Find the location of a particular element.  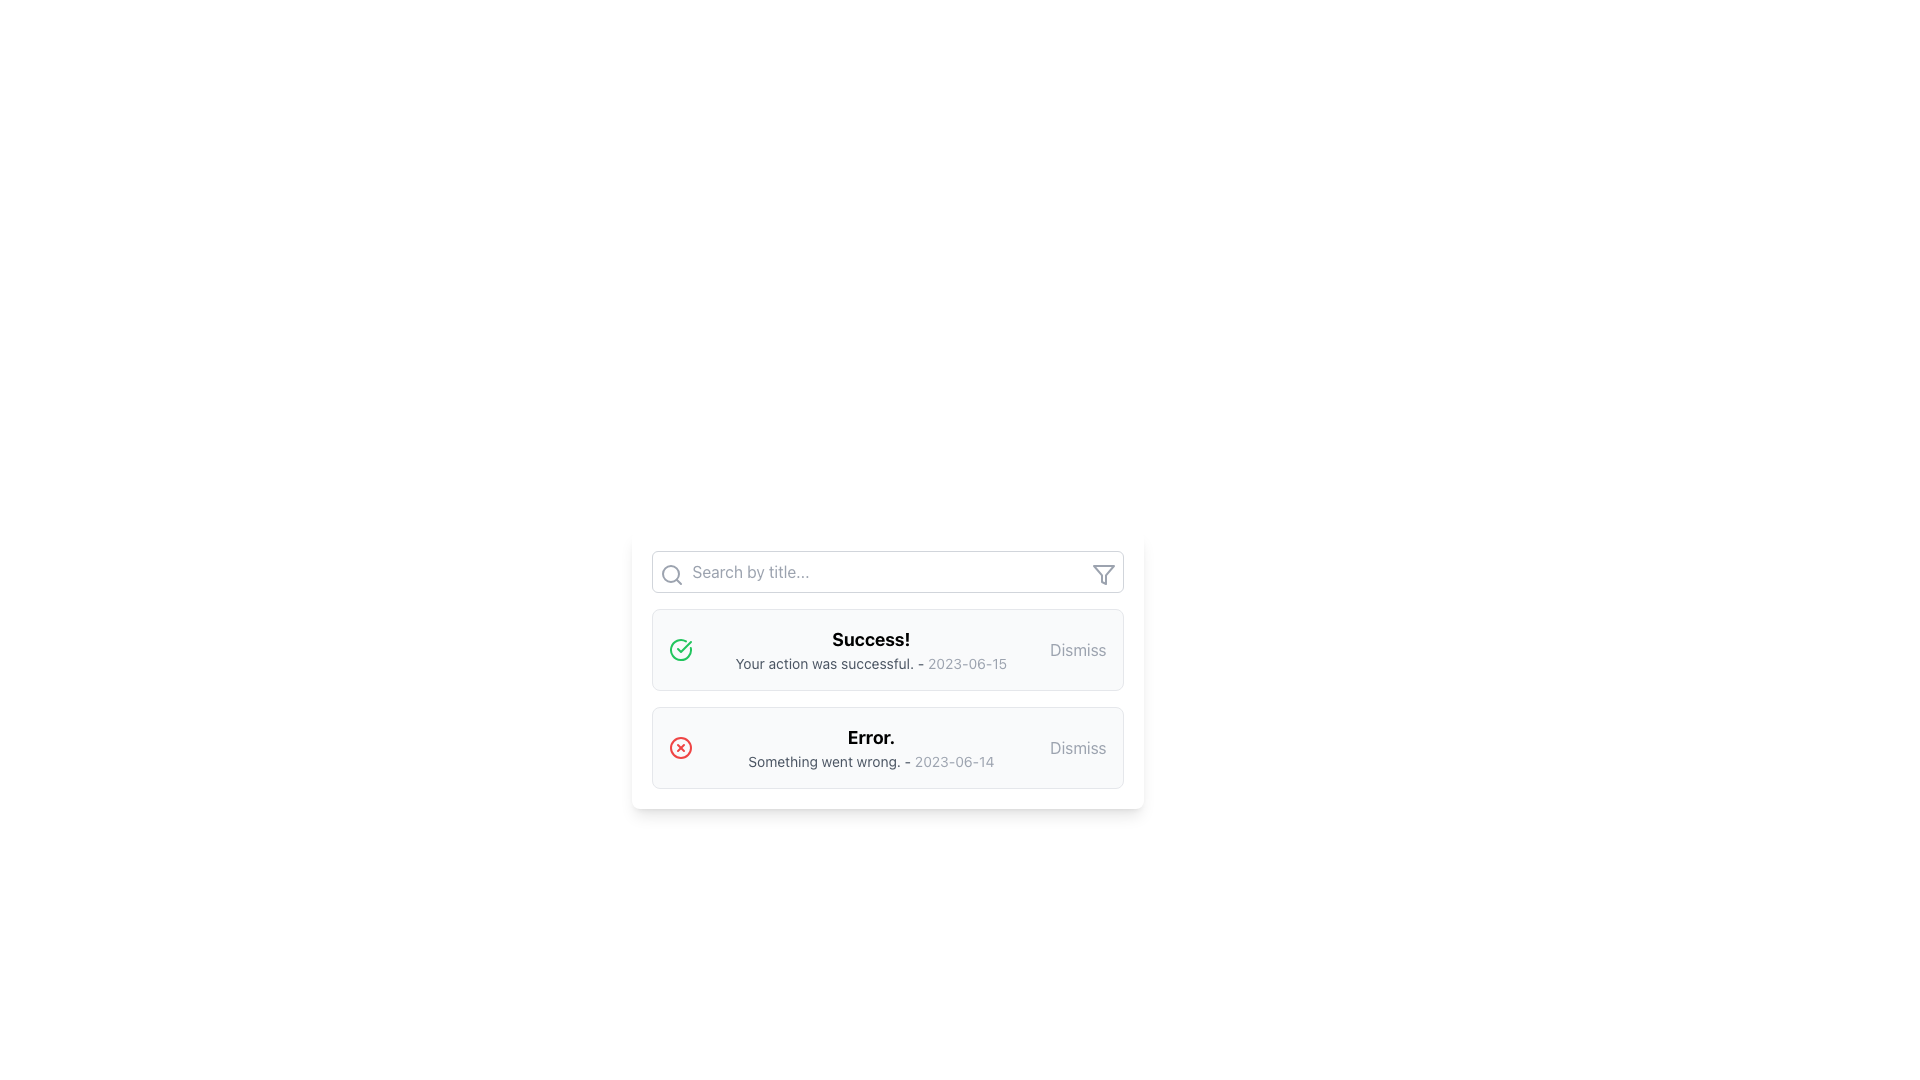

the gray text displaying the date '2023-06-14' in the notification bar indicating an issue, which is aligned to the rightmost end of the text block is located at coordinates (953, 761).